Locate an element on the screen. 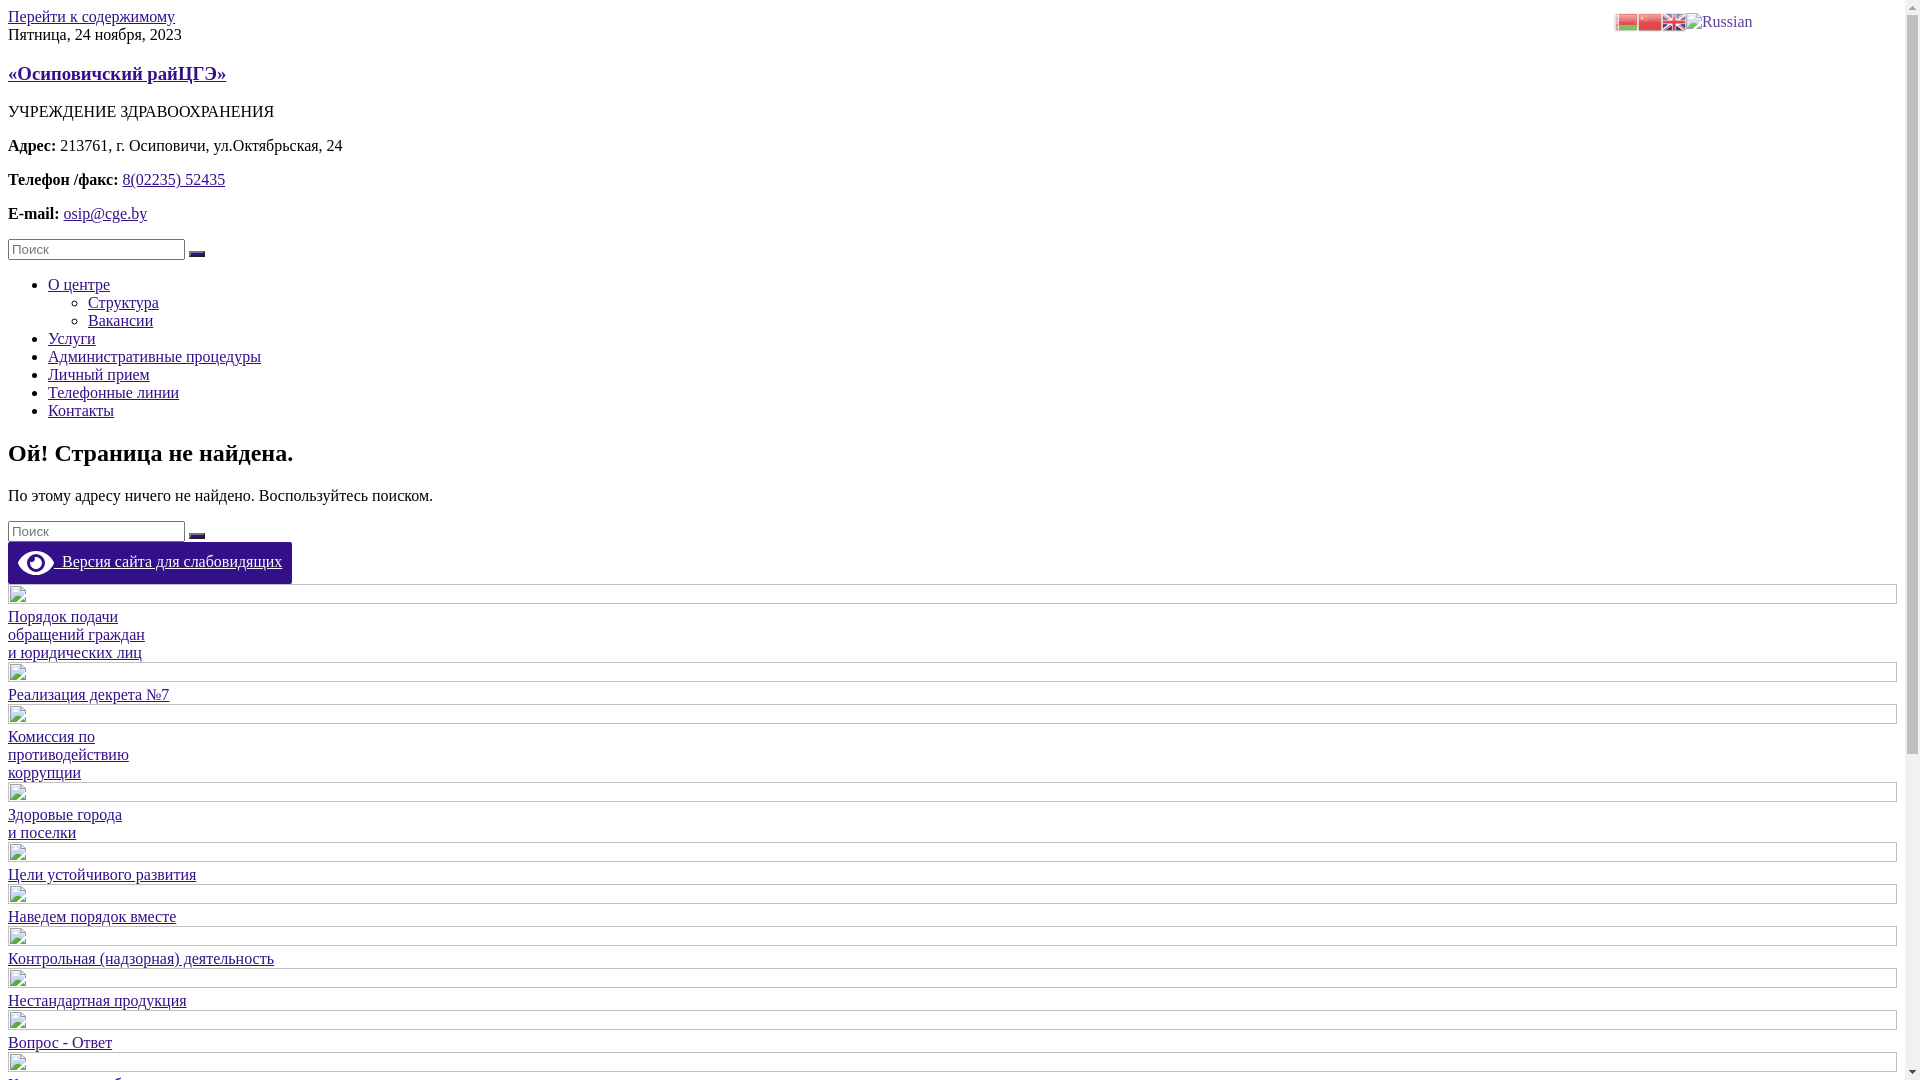  'Belarusian' is located at coordinates (1626, 20).